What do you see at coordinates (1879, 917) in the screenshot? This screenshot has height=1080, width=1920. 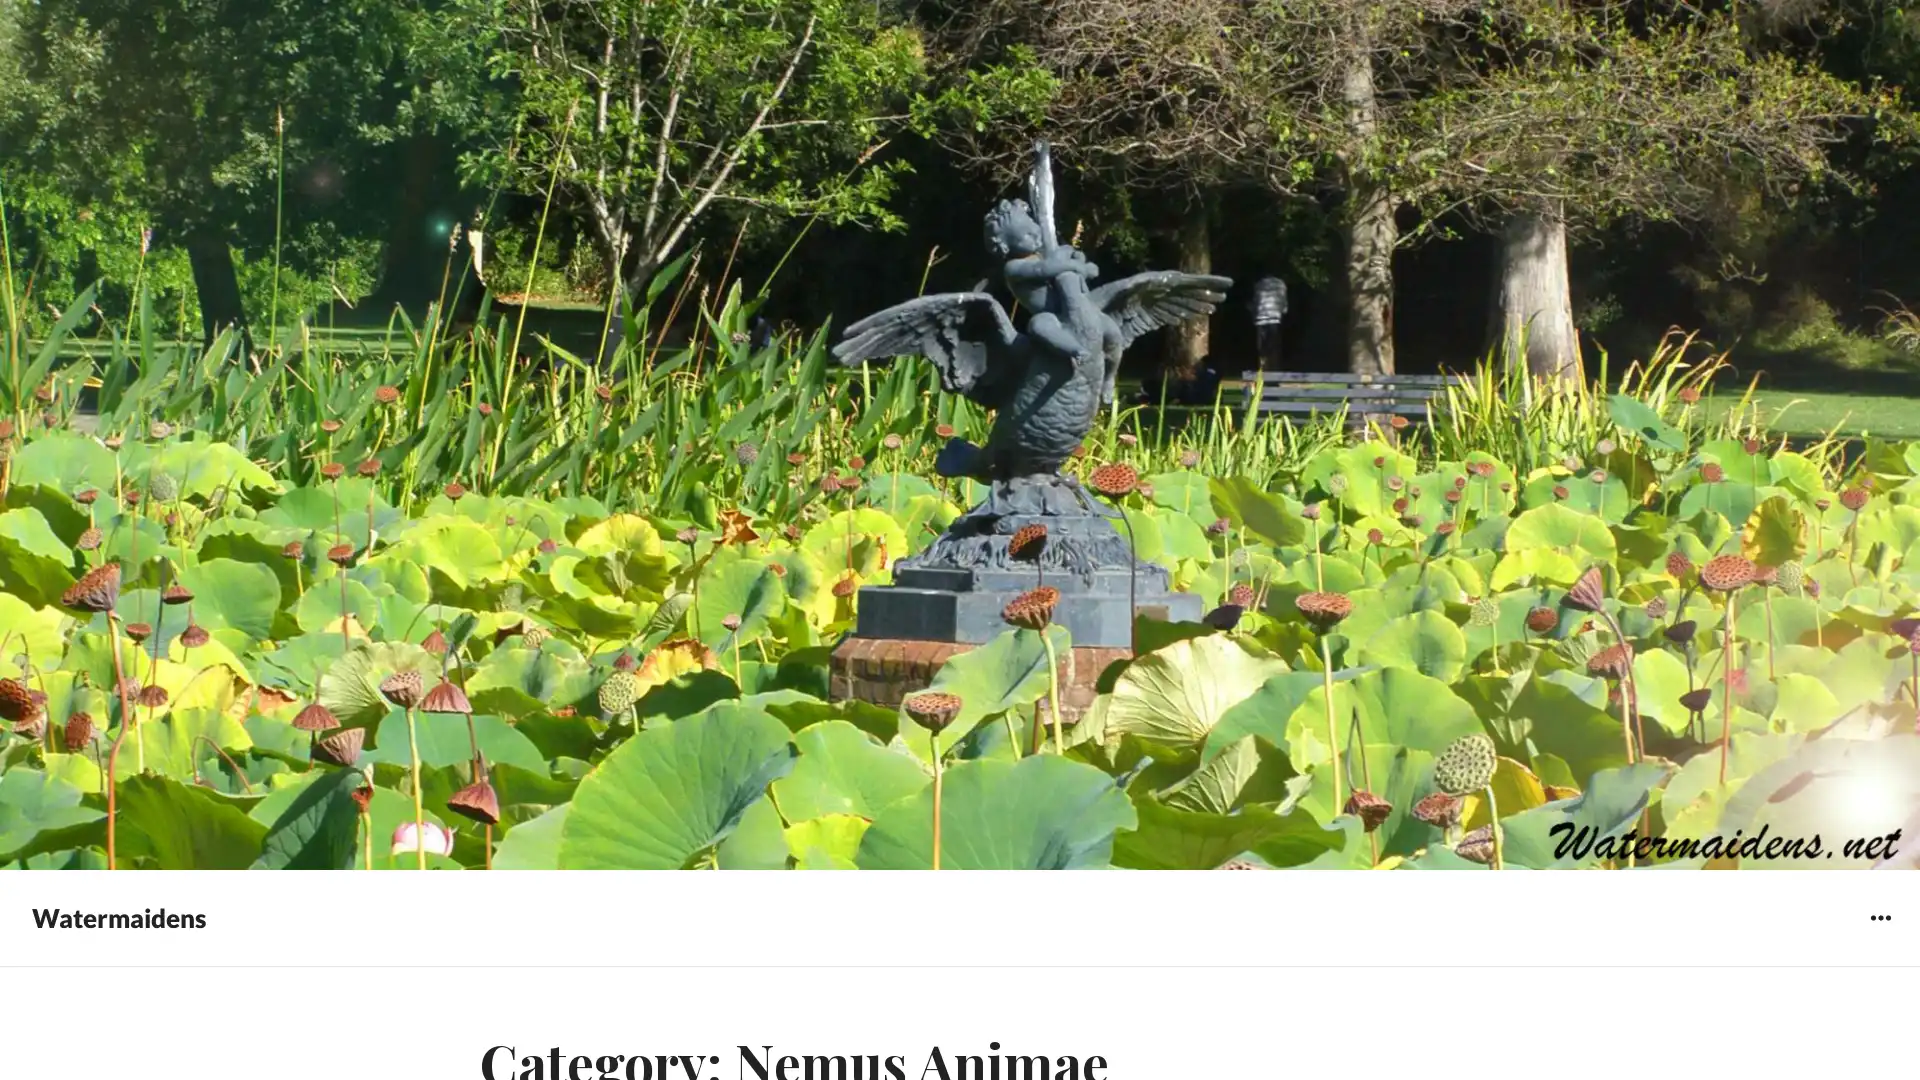 I see `WIDGETS` at bounding box center [1879, 917].